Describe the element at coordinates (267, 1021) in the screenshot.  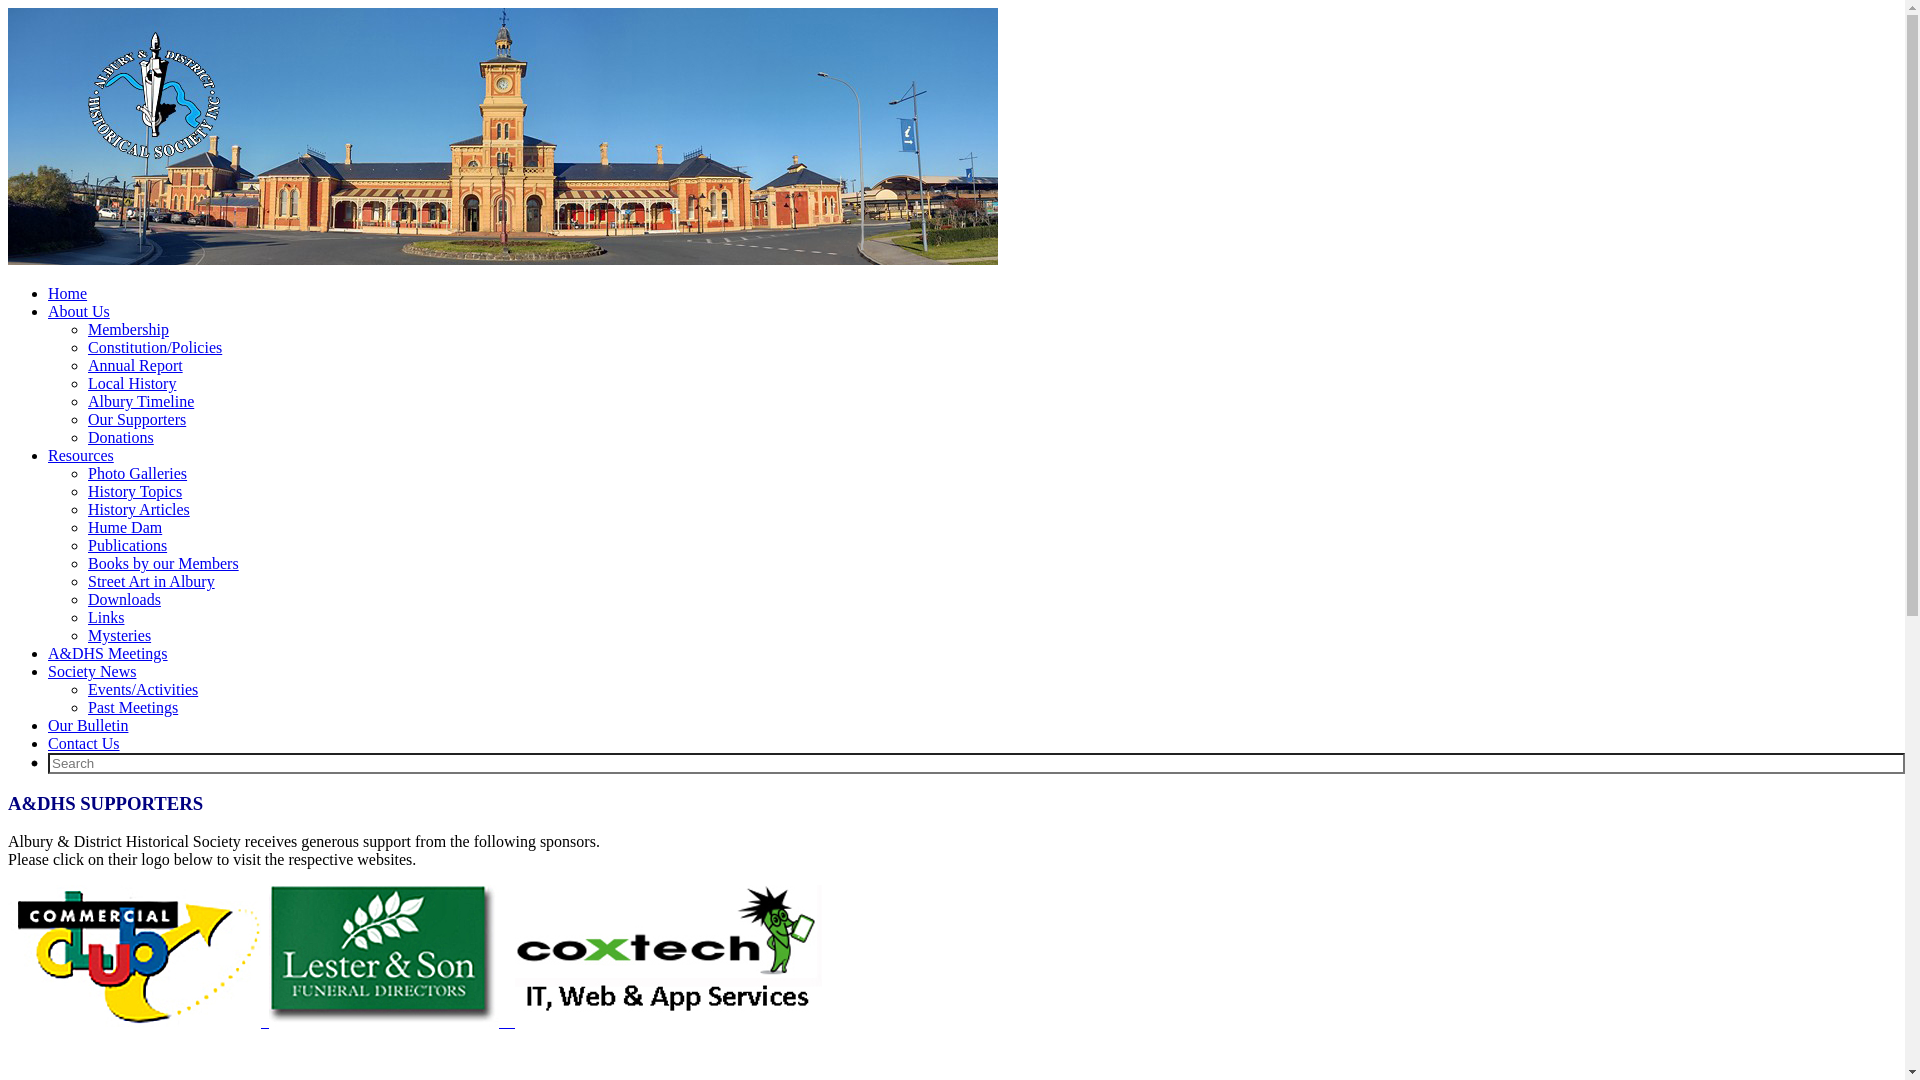
I see `'   '` at that location.